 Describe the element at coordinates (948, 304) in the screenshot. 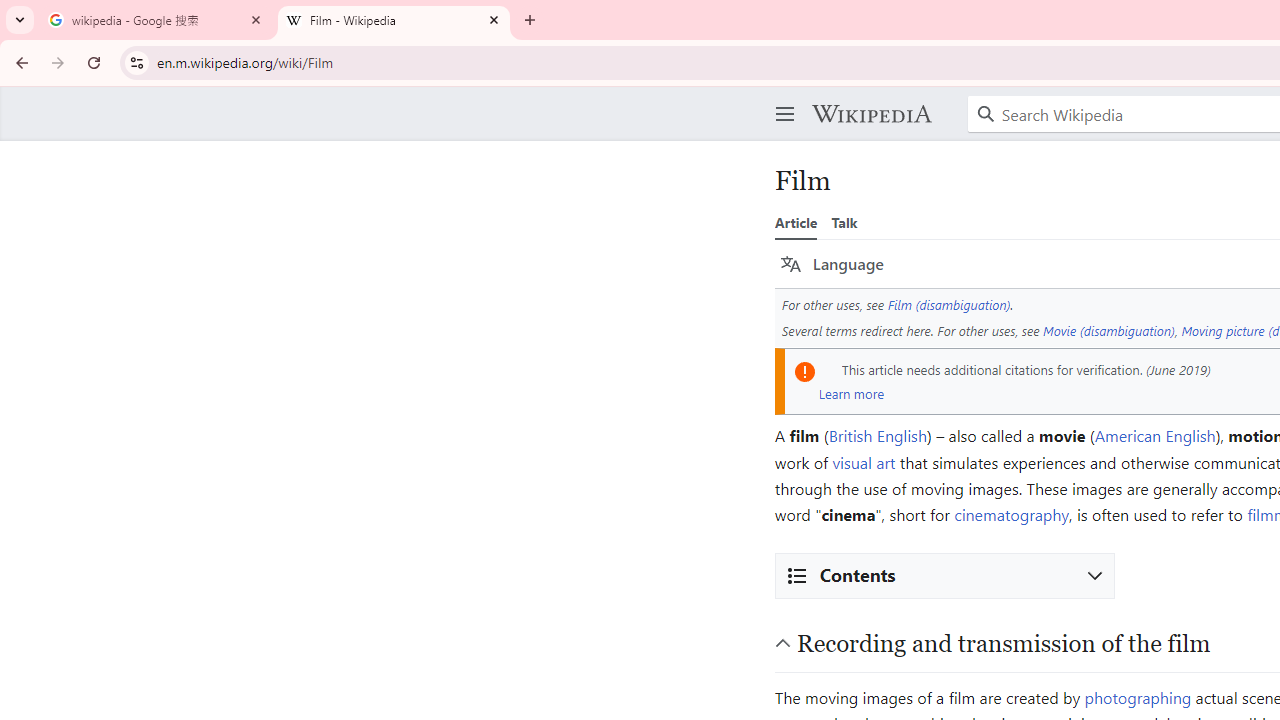

I see `'Film (disambiguation)'` at that location.